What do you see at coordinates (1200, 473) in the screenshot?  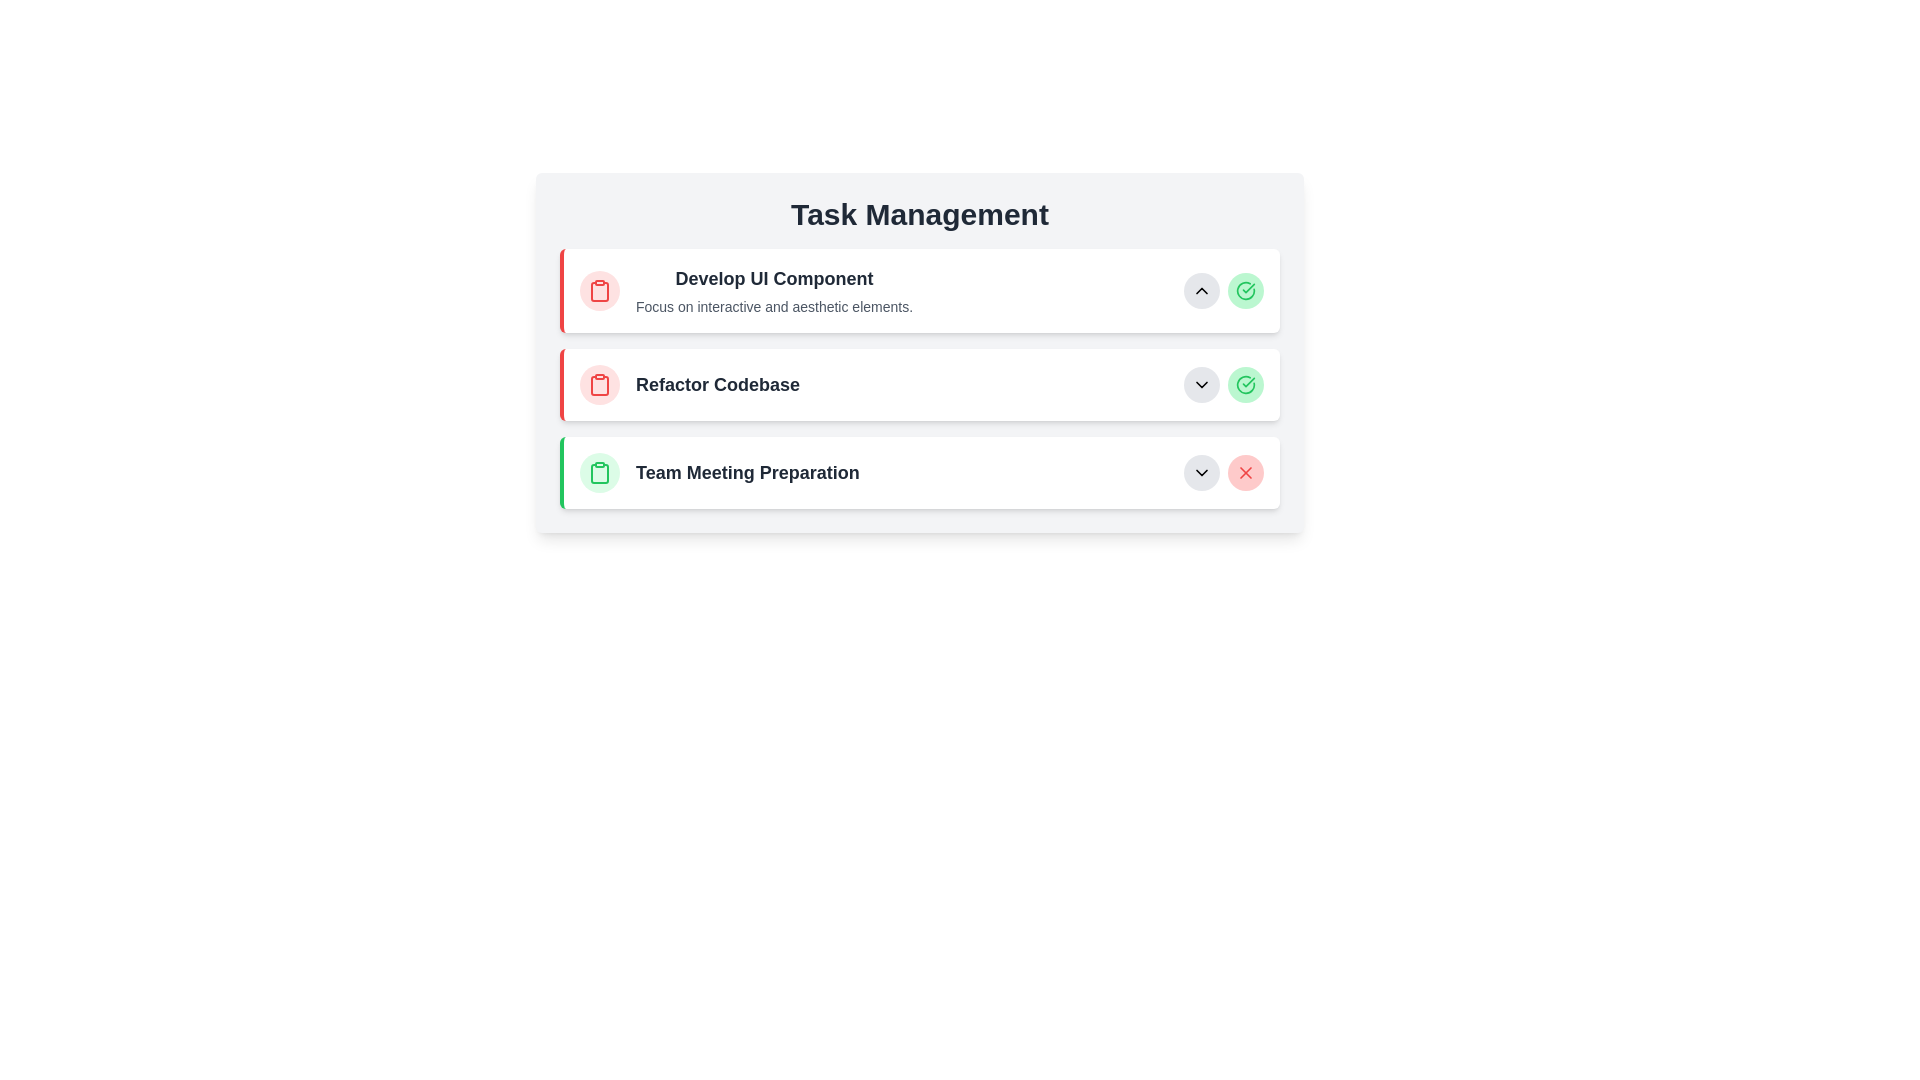 I see `the dropdown toggle button located at the bottom-right corner of the row for the 'Team Meeting Preparation' task` at bounding box center [1200, 473].